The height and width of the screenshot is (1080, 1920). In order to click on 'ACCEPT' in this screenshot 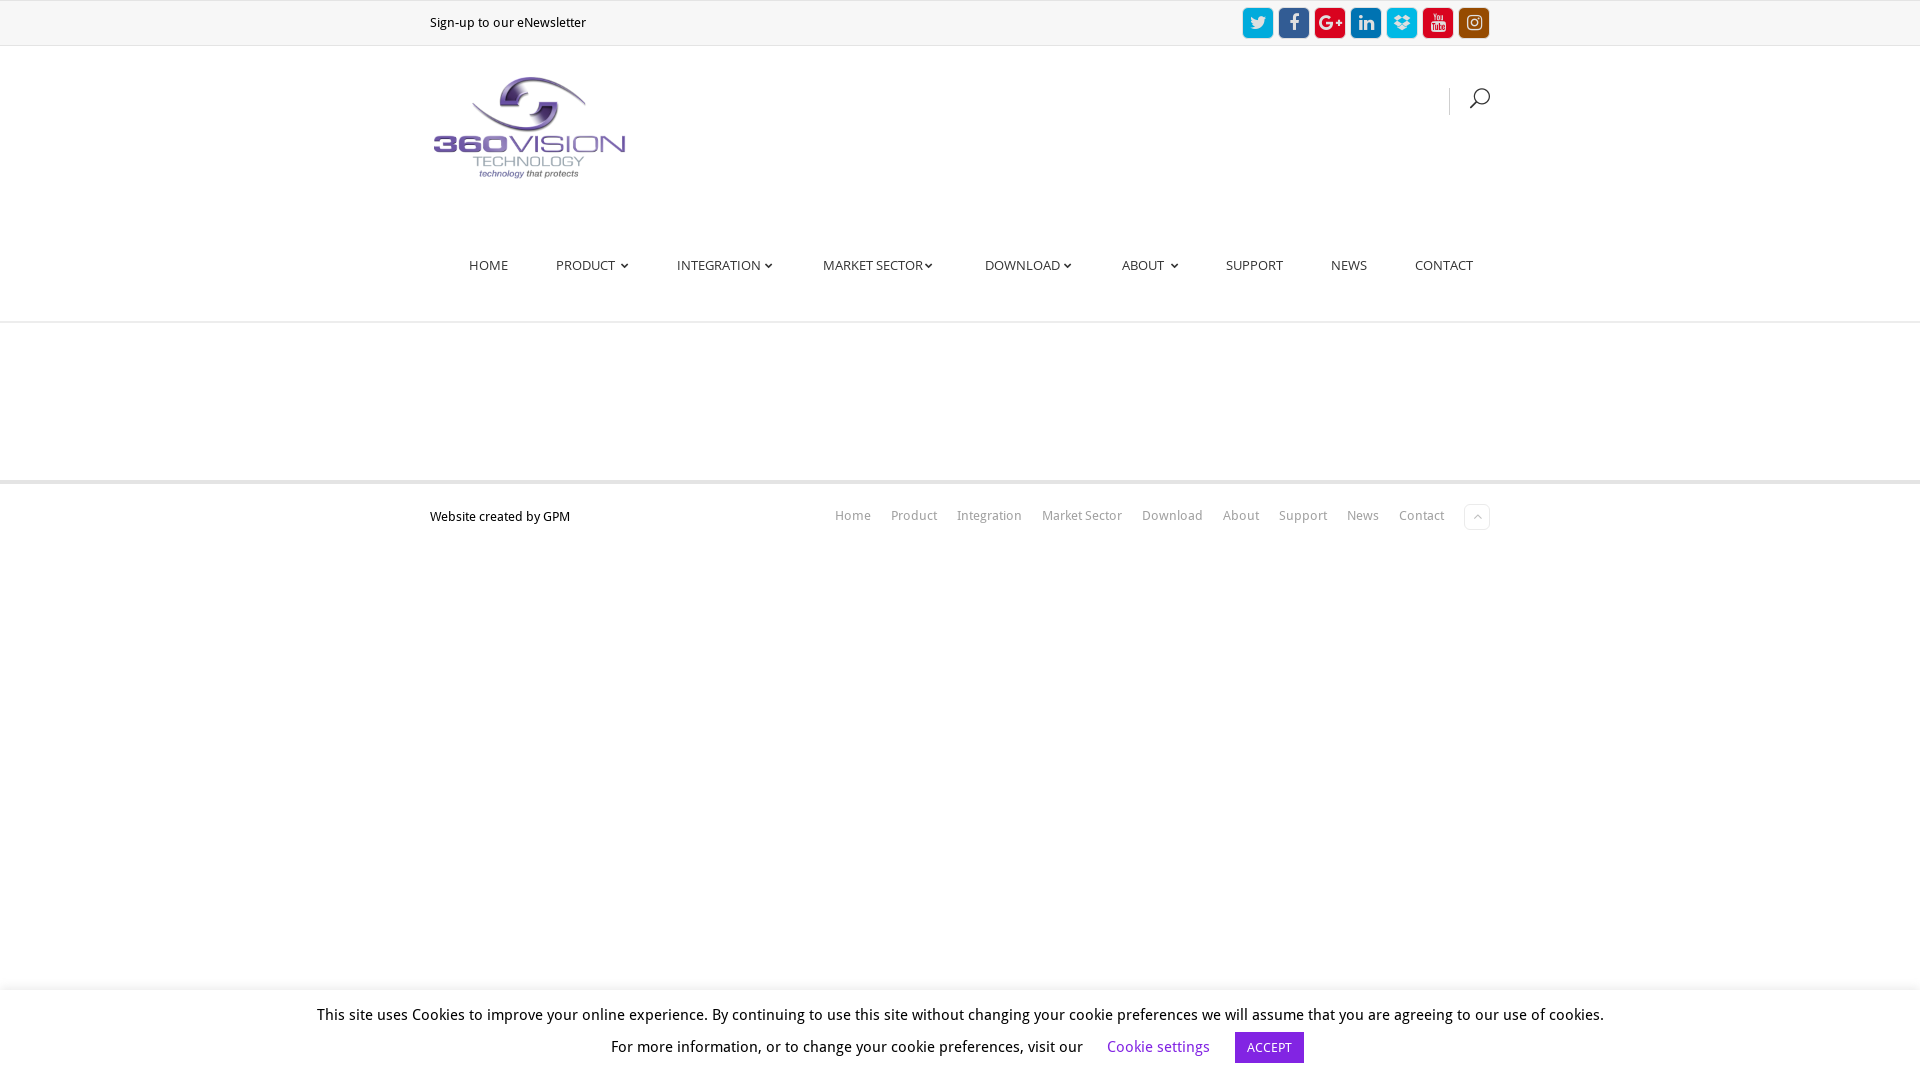, I will do `click(1268, 1046)`.